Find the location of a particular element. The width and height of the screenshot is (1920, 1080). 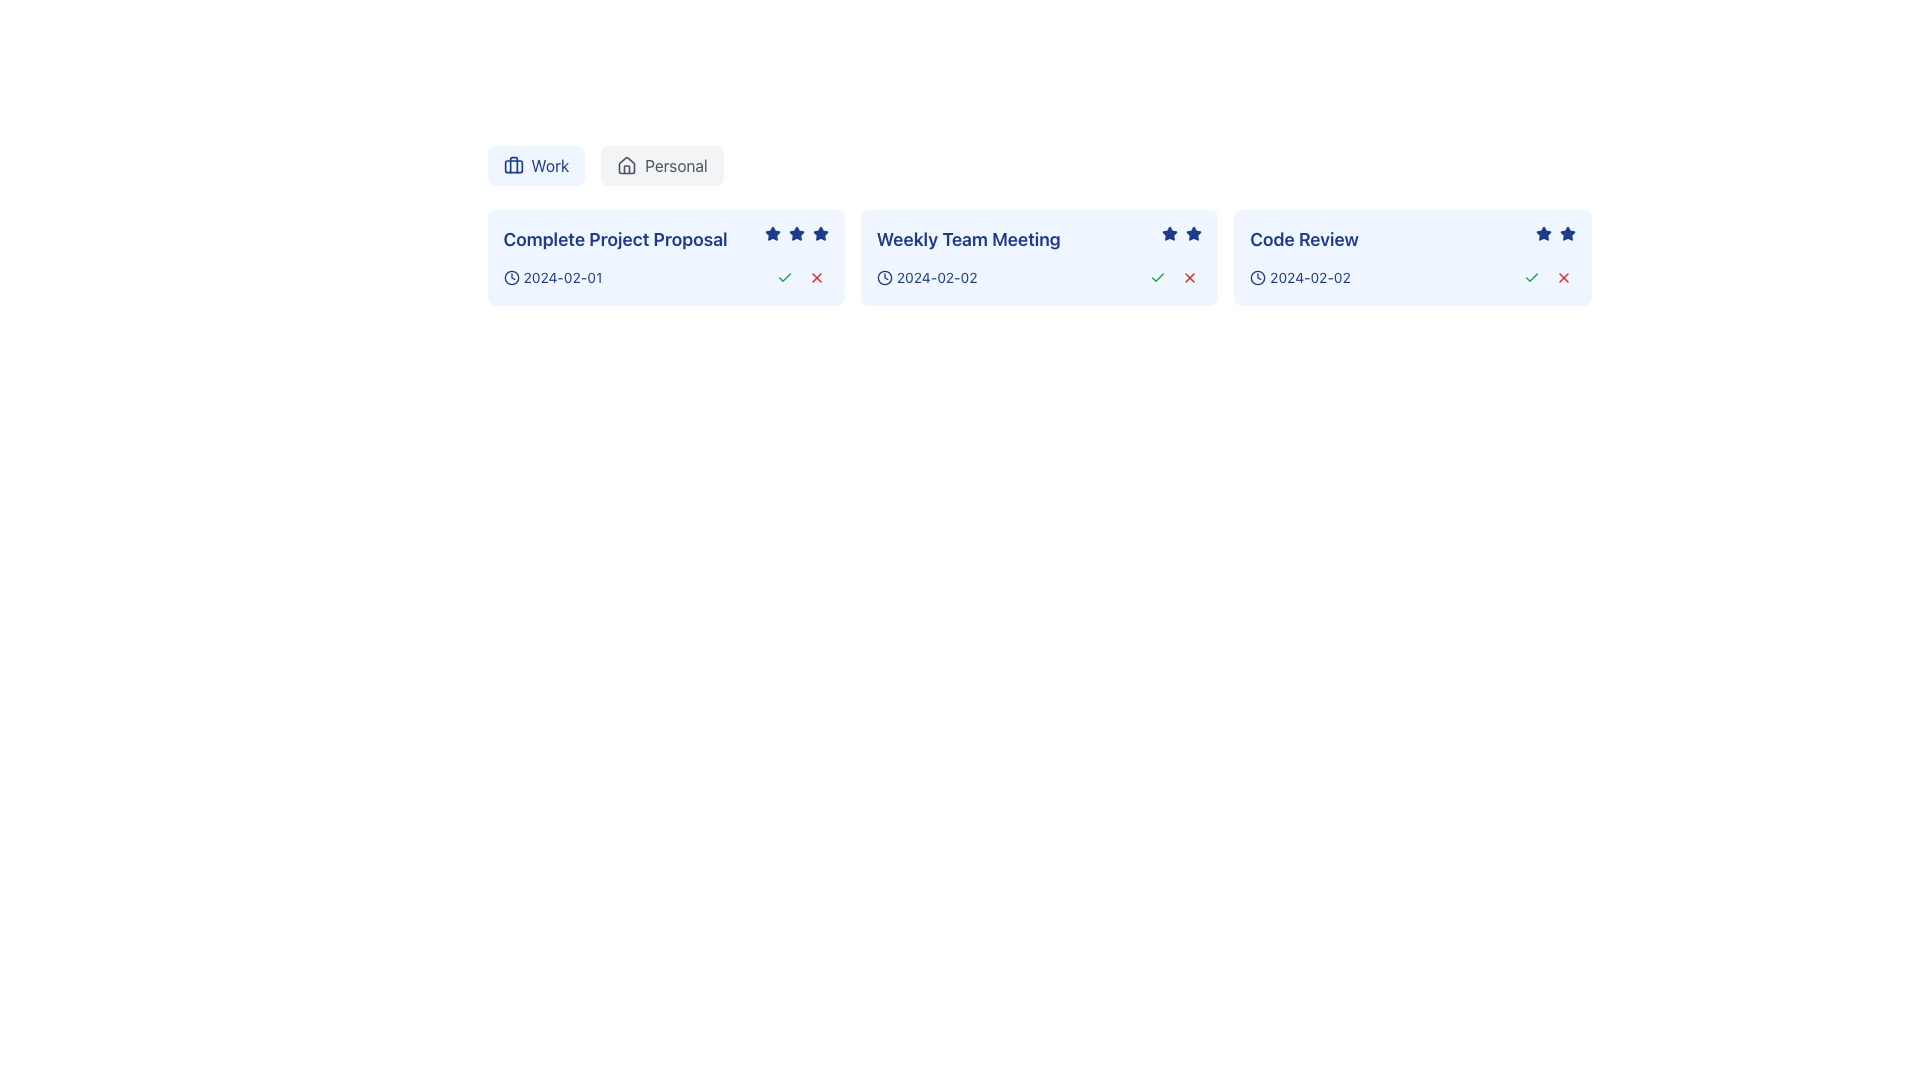

the second star icon in the rating component for 'Complete Project Proposal', located in the upper-right corner of the card is located at coordinates (795, 233).